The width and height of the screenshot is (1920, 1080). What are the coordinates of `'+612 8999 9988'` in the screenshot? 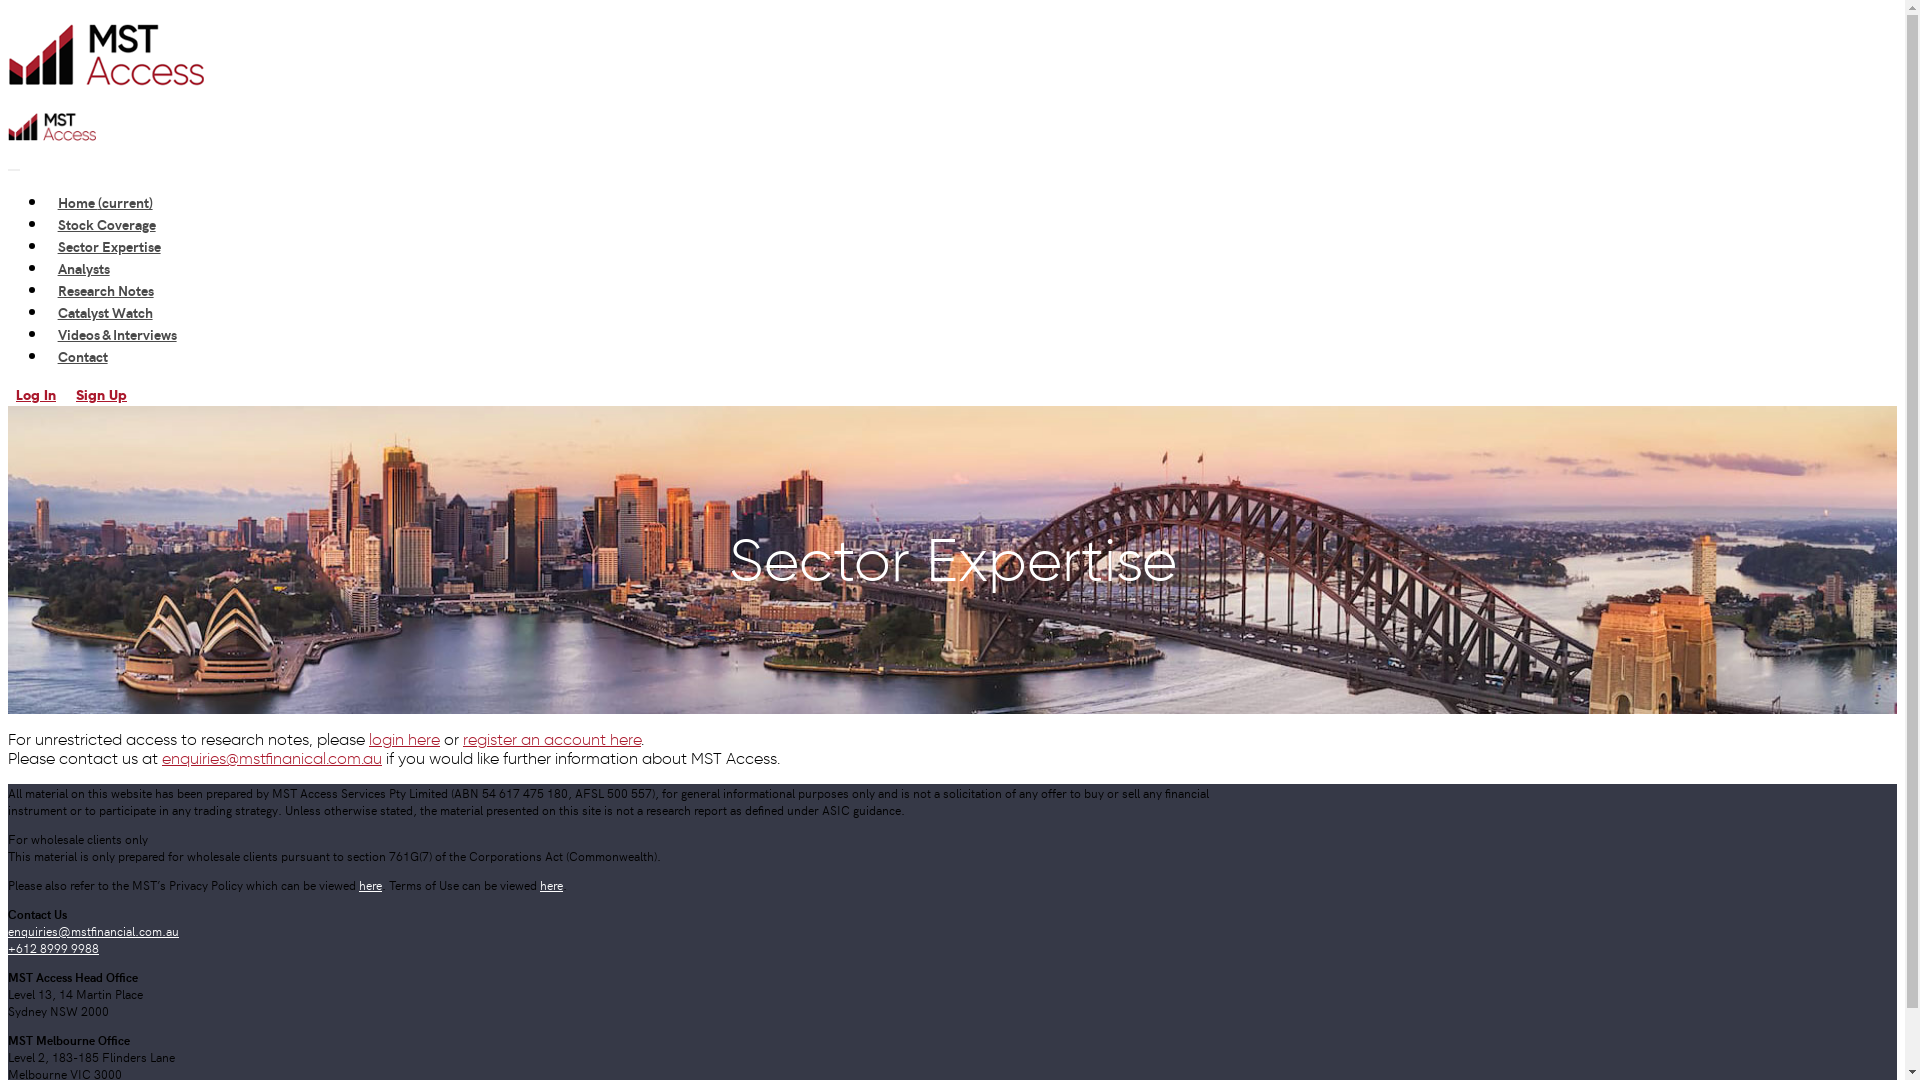 It's located at (53, 946).